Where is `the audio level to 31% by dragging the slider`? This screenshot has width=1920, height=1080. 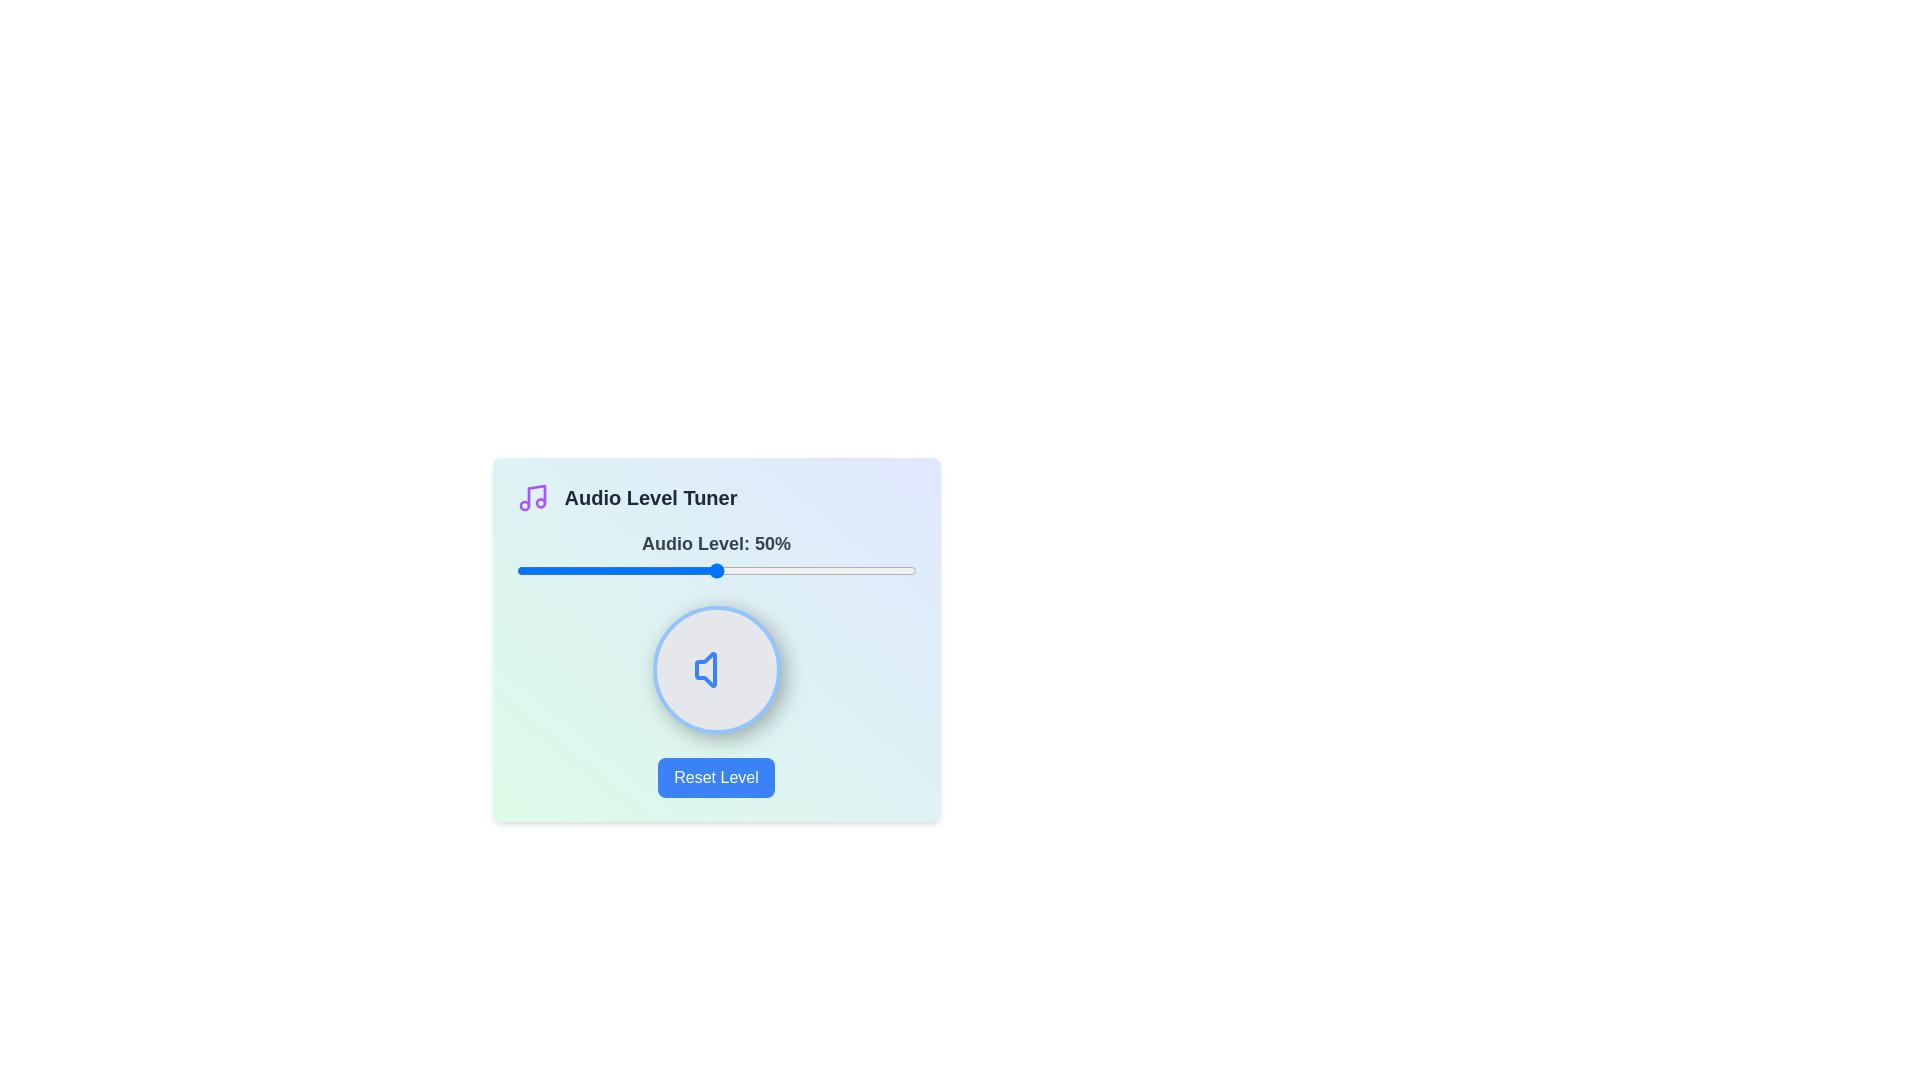
the audio level to 31% by dragging the slider is located at coordinates (640, 570).